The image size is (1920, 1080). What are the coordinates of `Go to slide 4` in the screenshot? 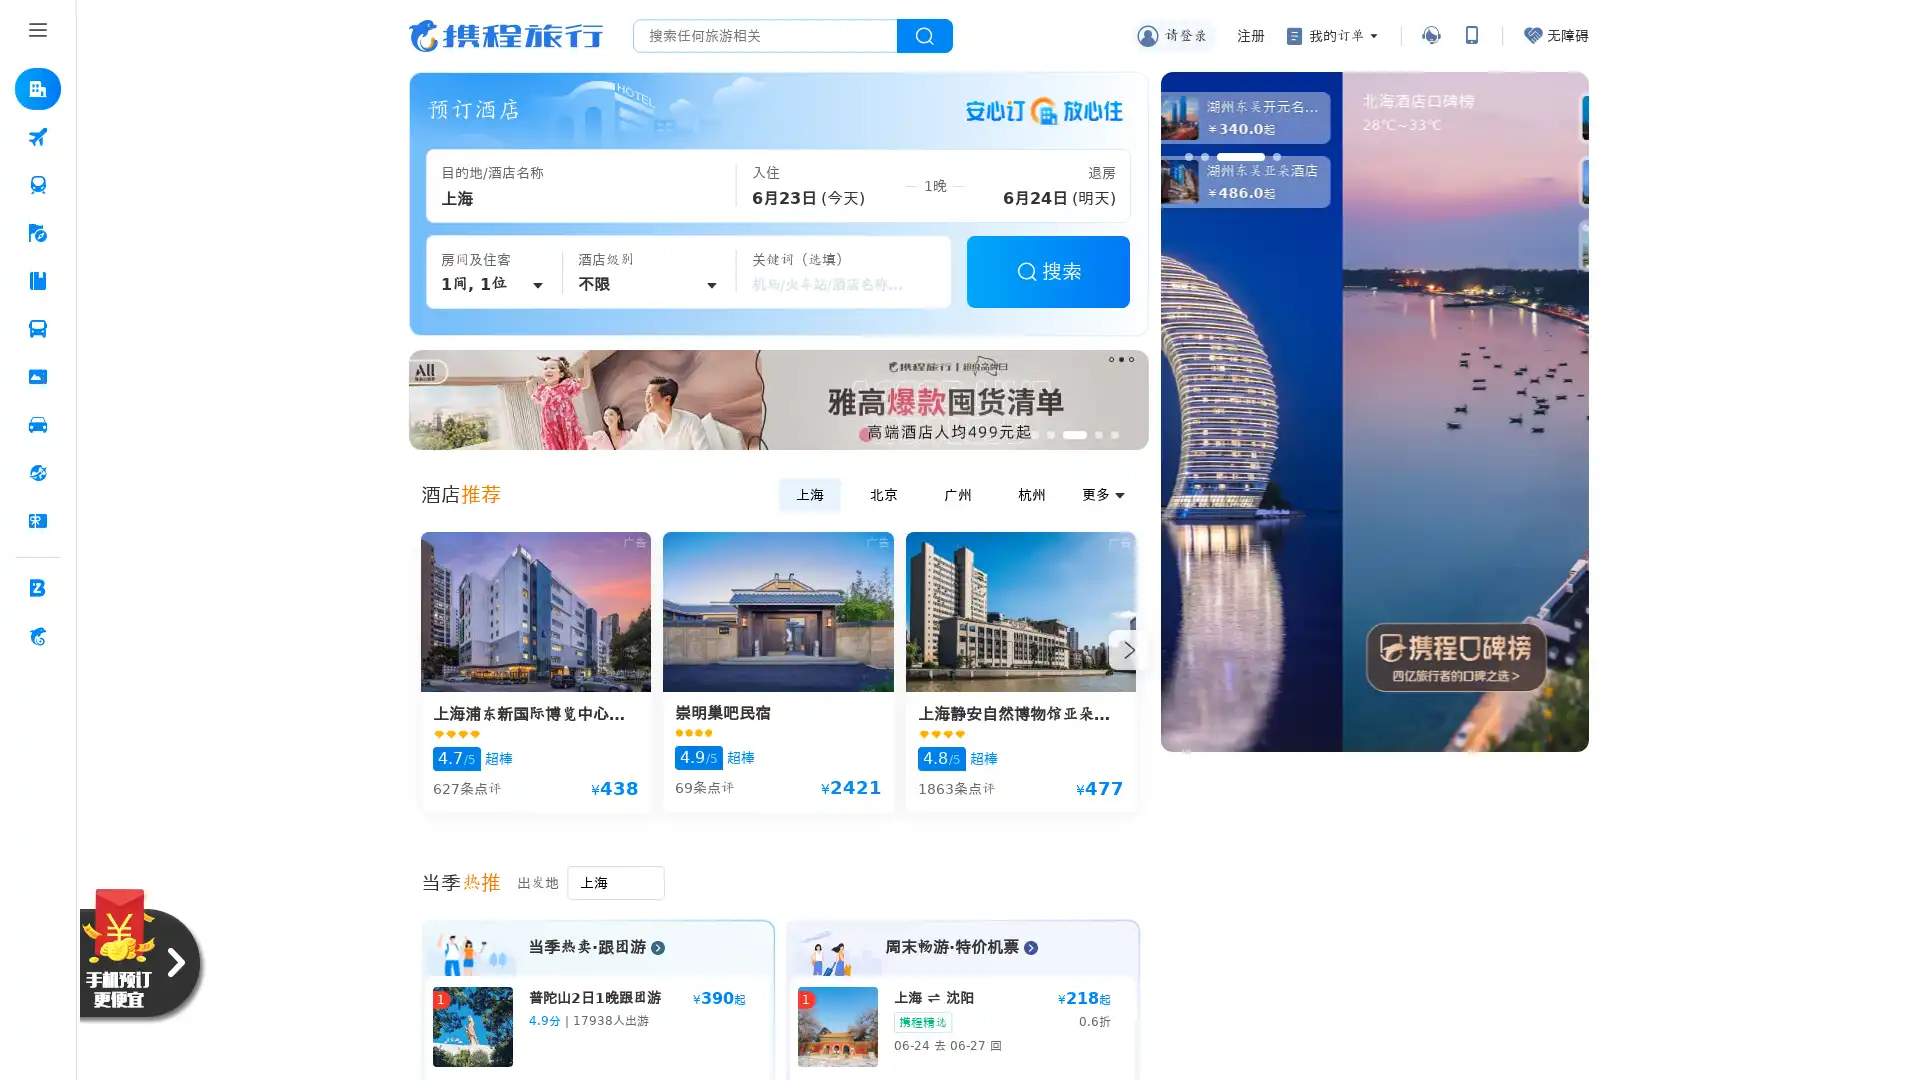 It's located at (1097, 434).